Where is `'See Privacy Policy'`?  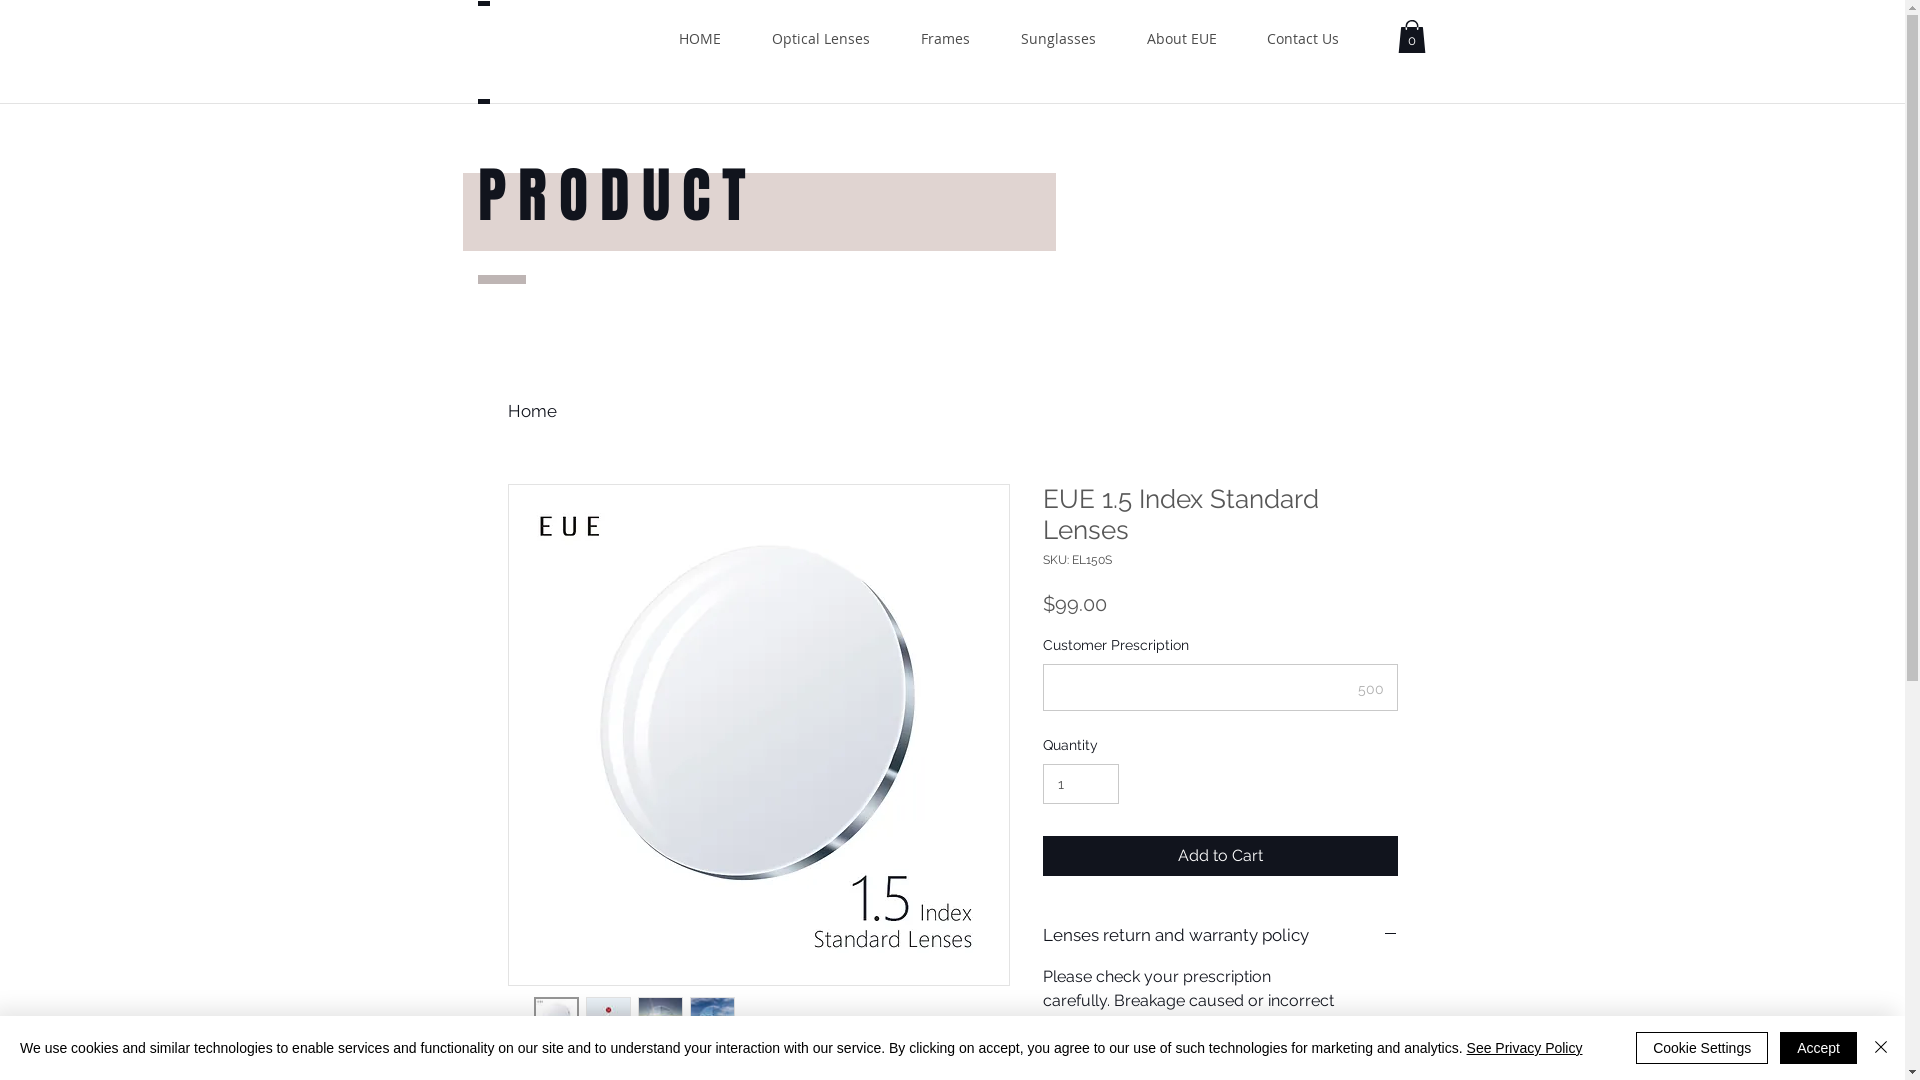
'See Privacy Policy' is located at coordinates (1524, 1047).